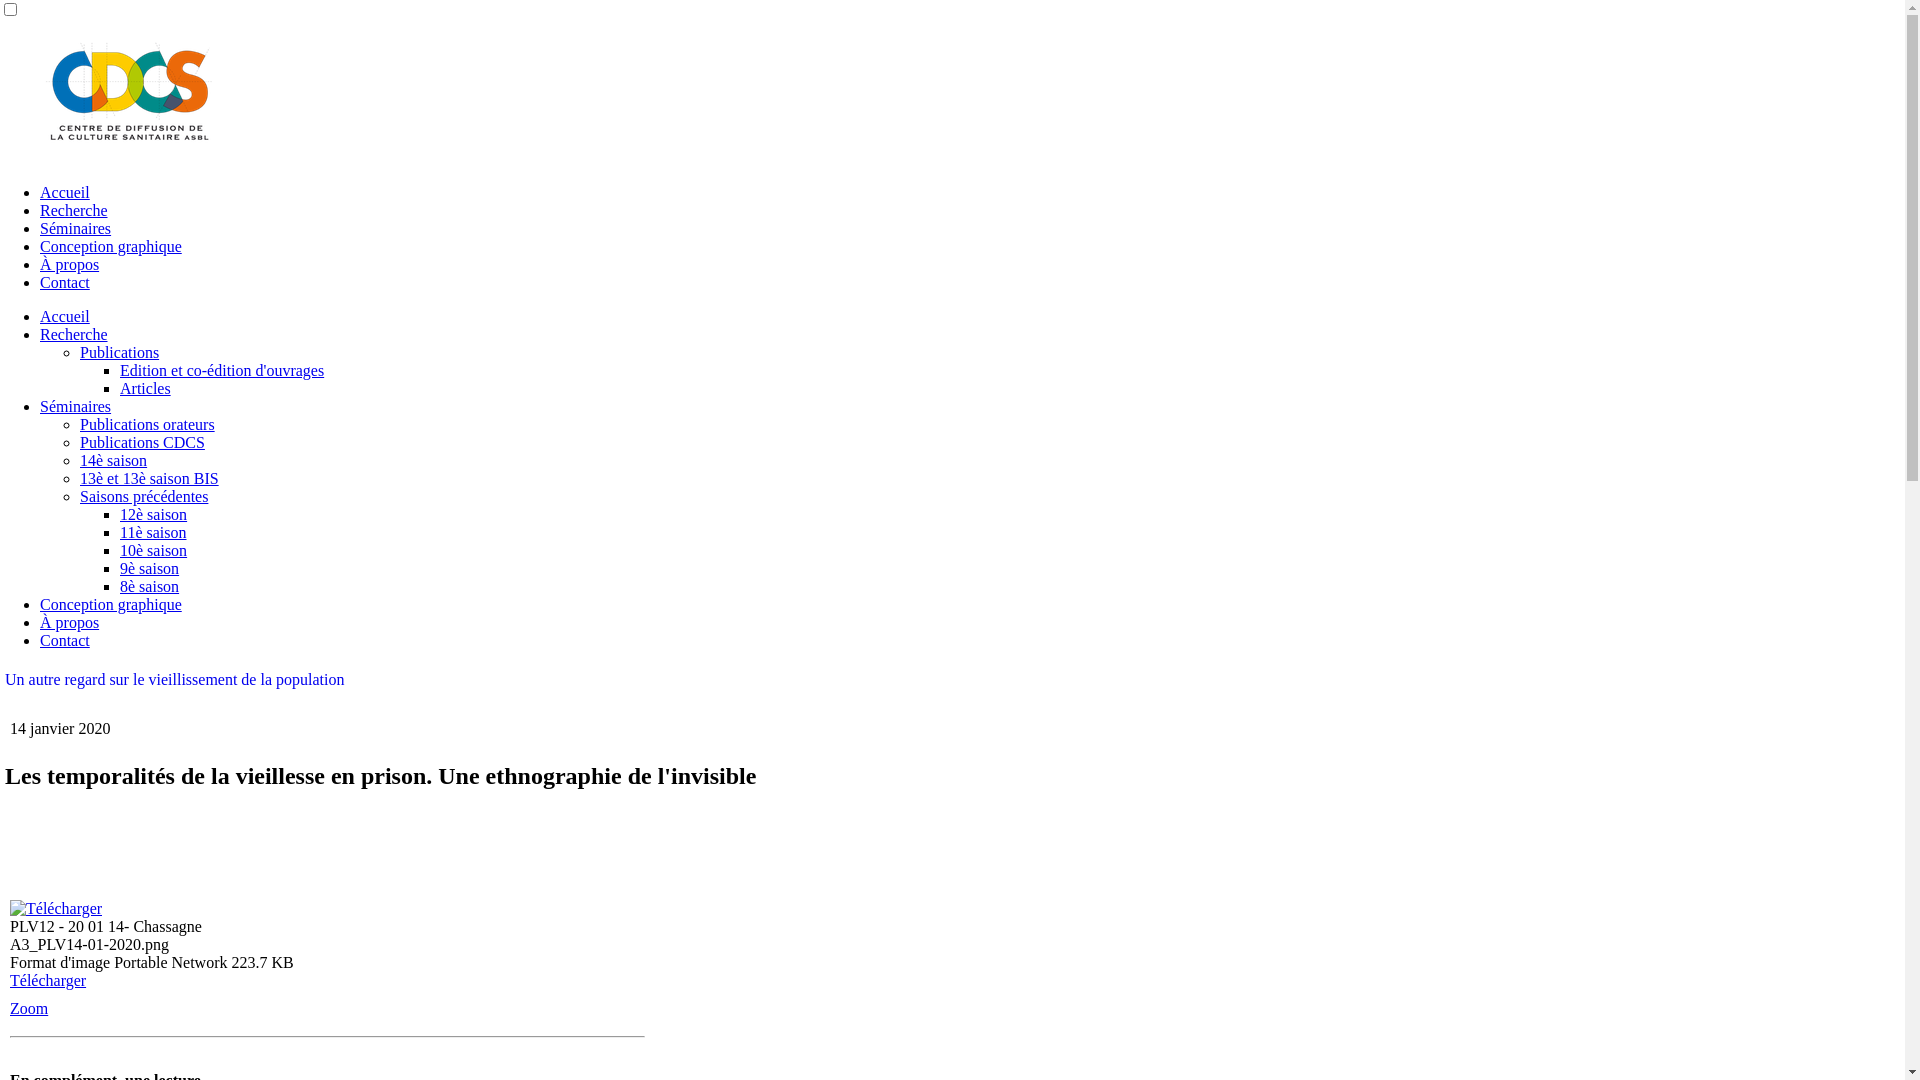  I want to click on 'Recherche', so click(73, 210).